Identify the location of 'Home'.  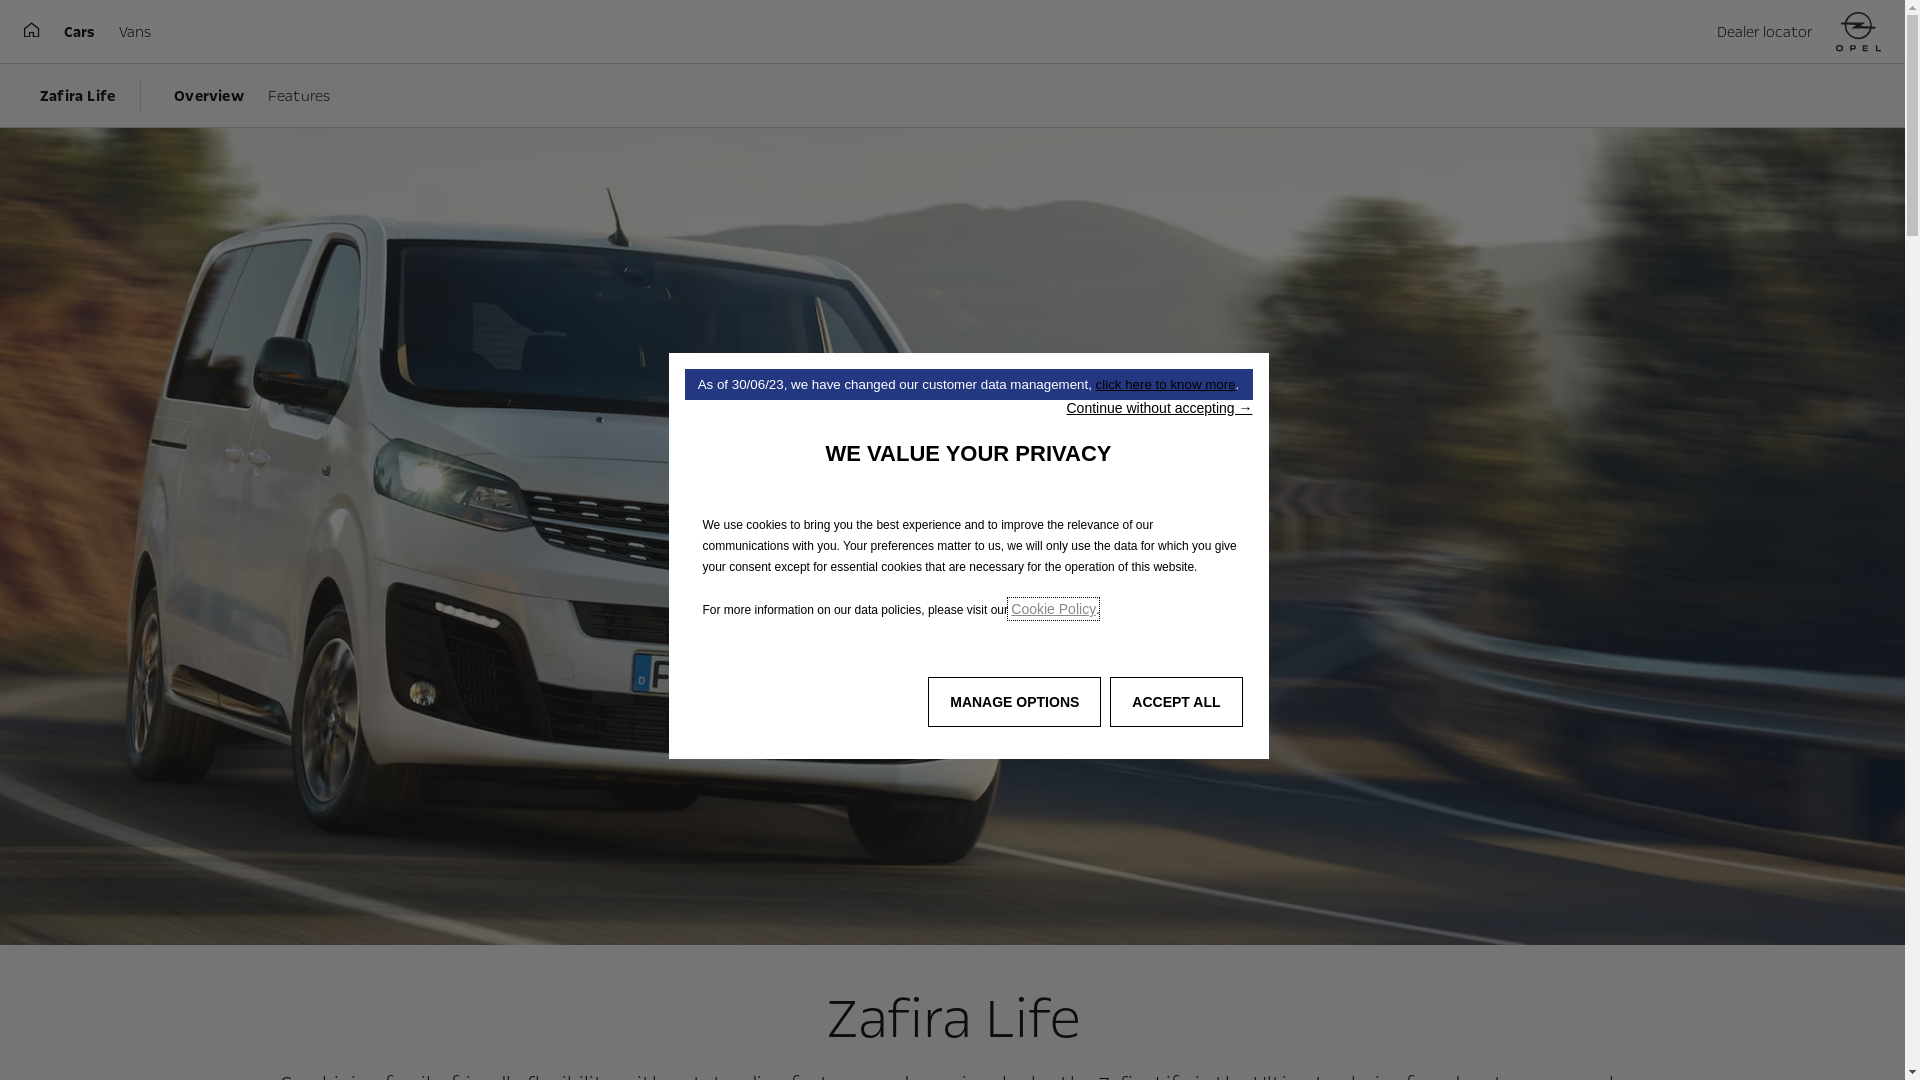
(1857, 31).